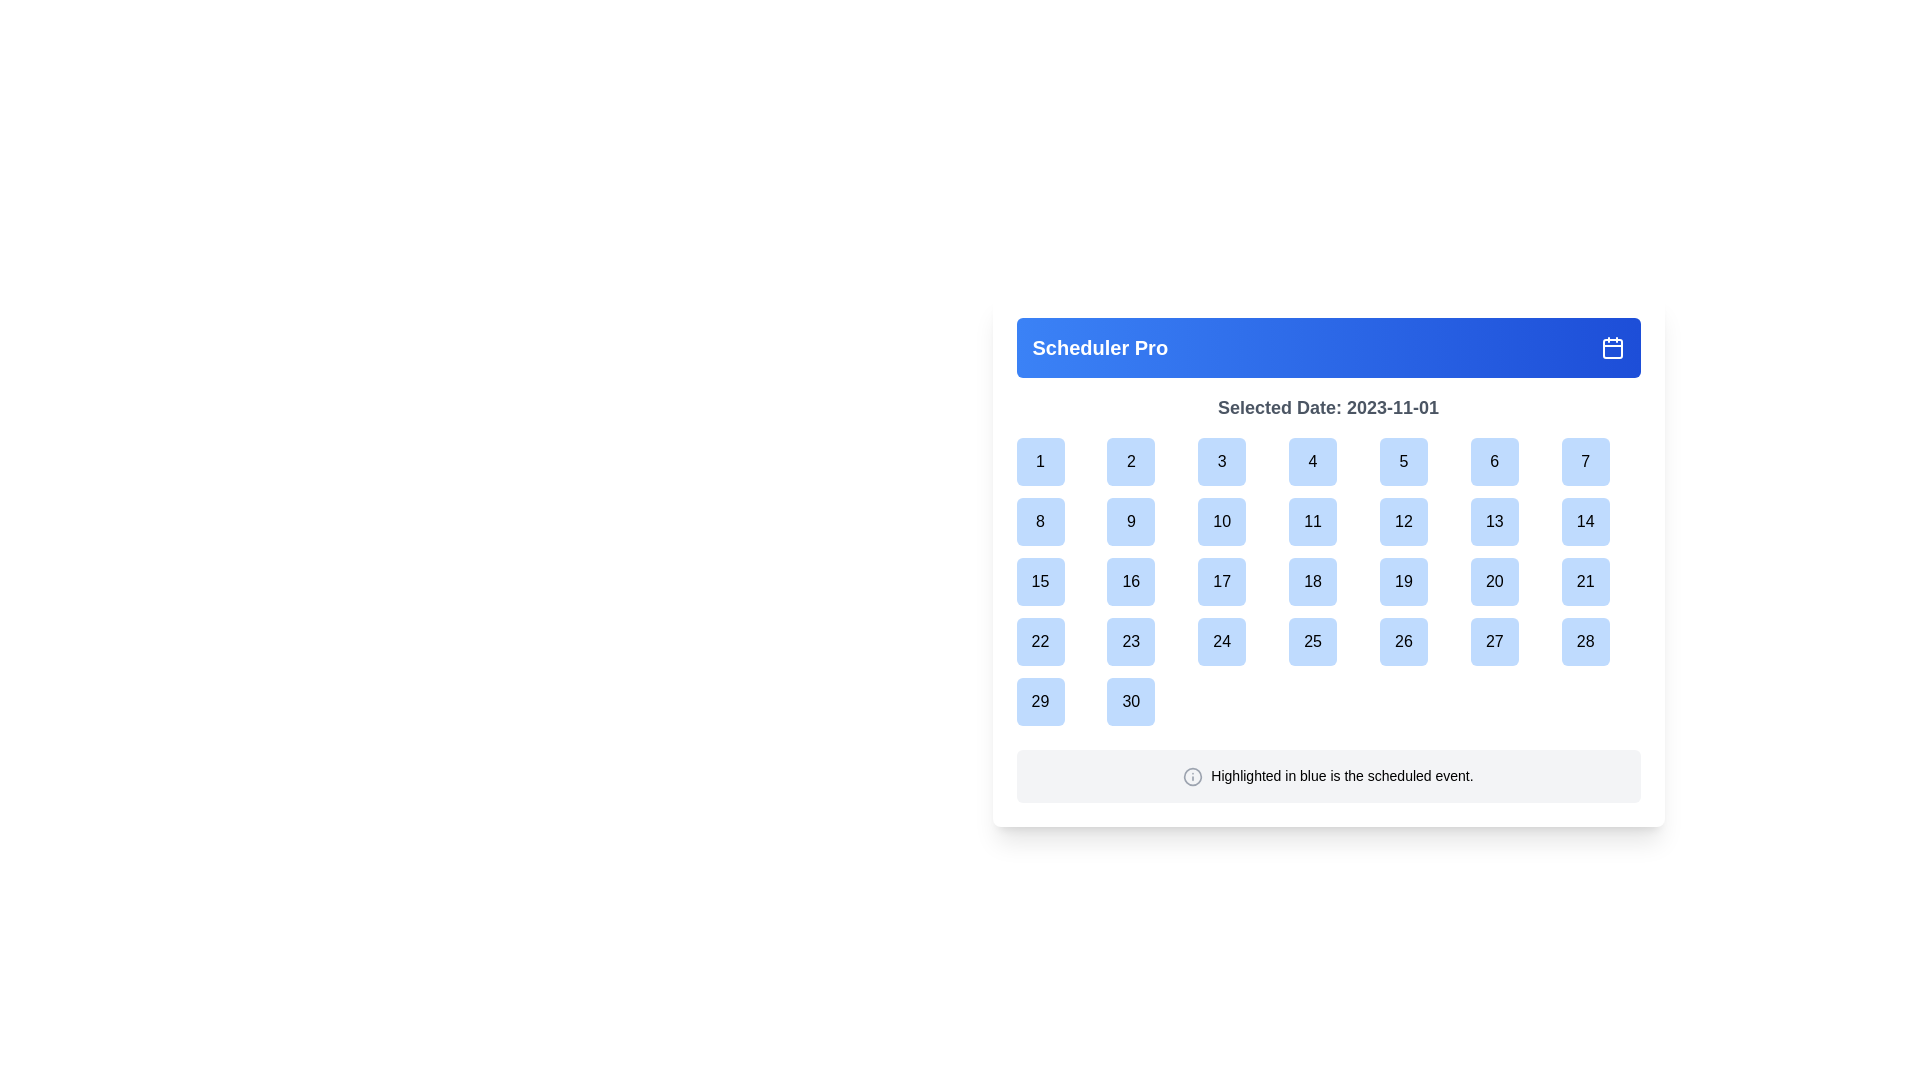 The image size is (1920, 1080). I want to click on the calendar cell labeled '16', so click(1149, 622).